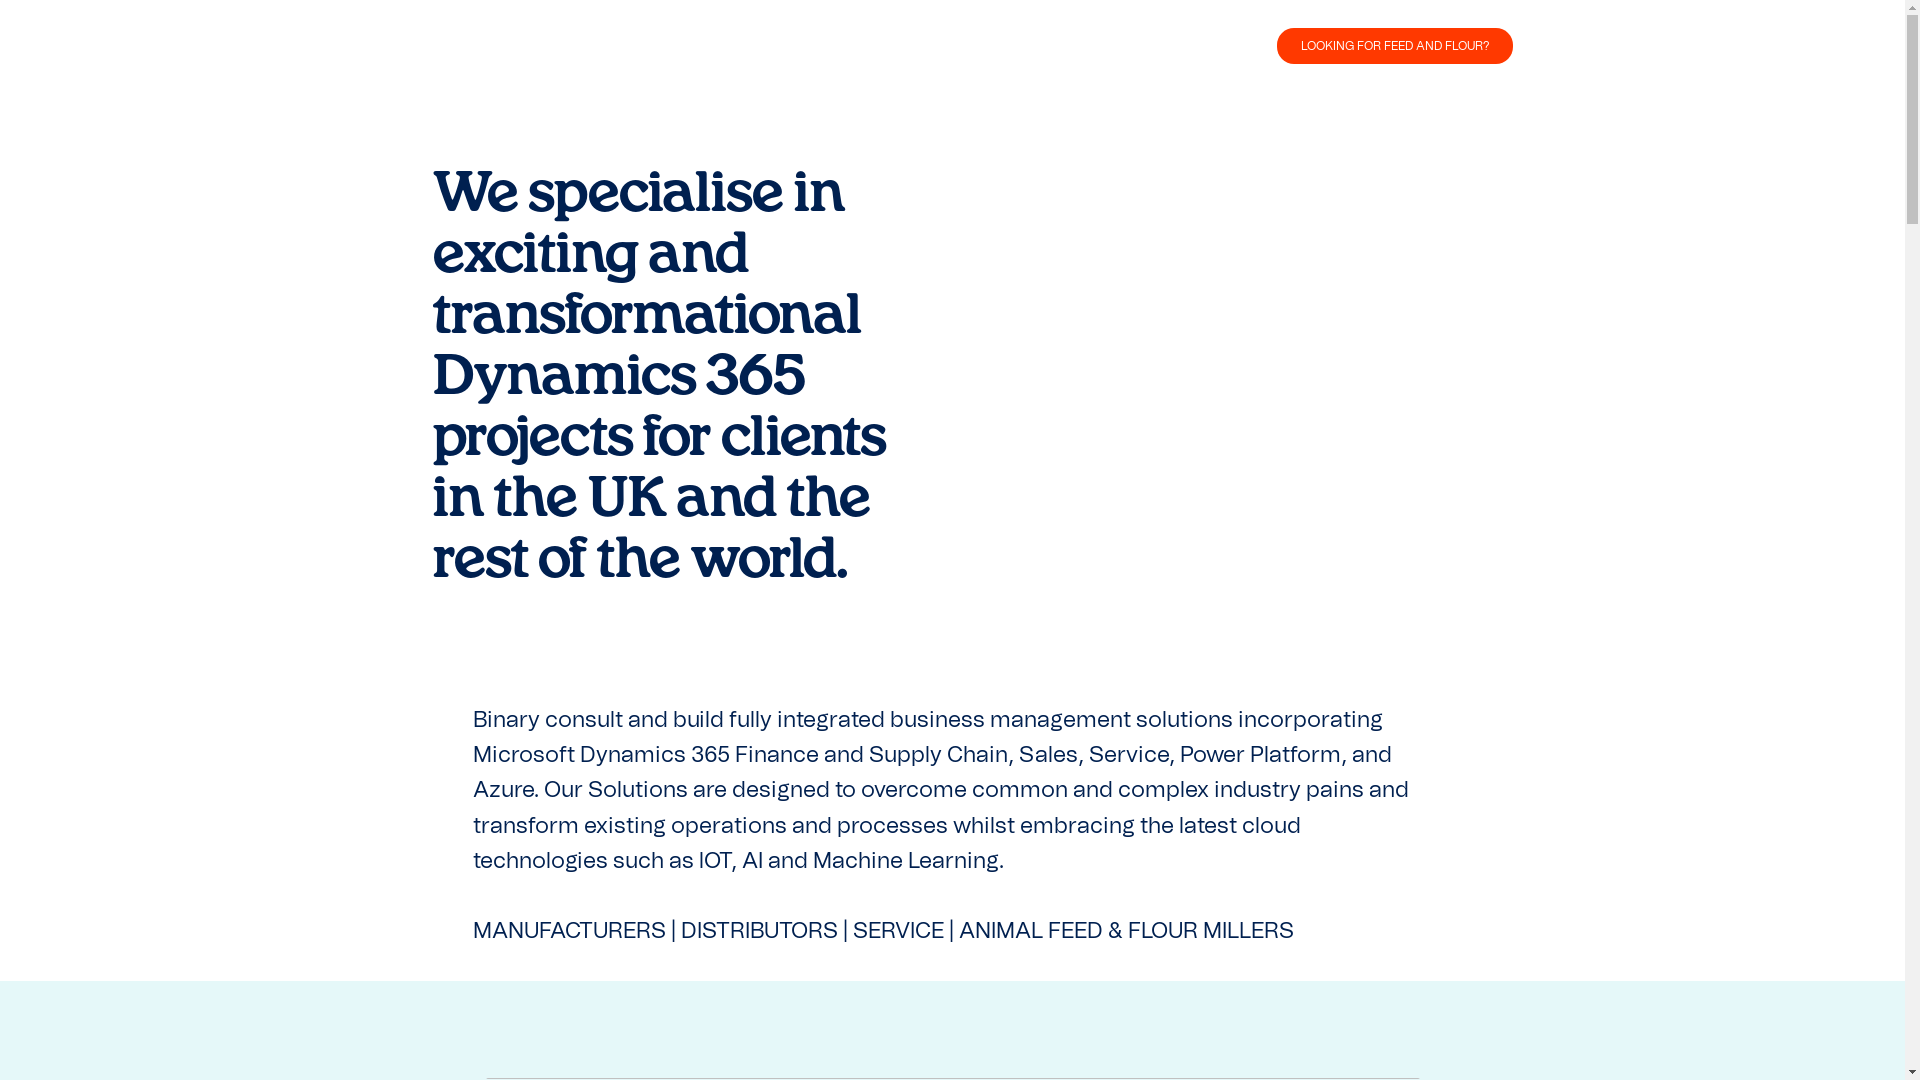  I want to click on 'LOOKING FOR FEED AND FLOUR?', so click(1392, 45).